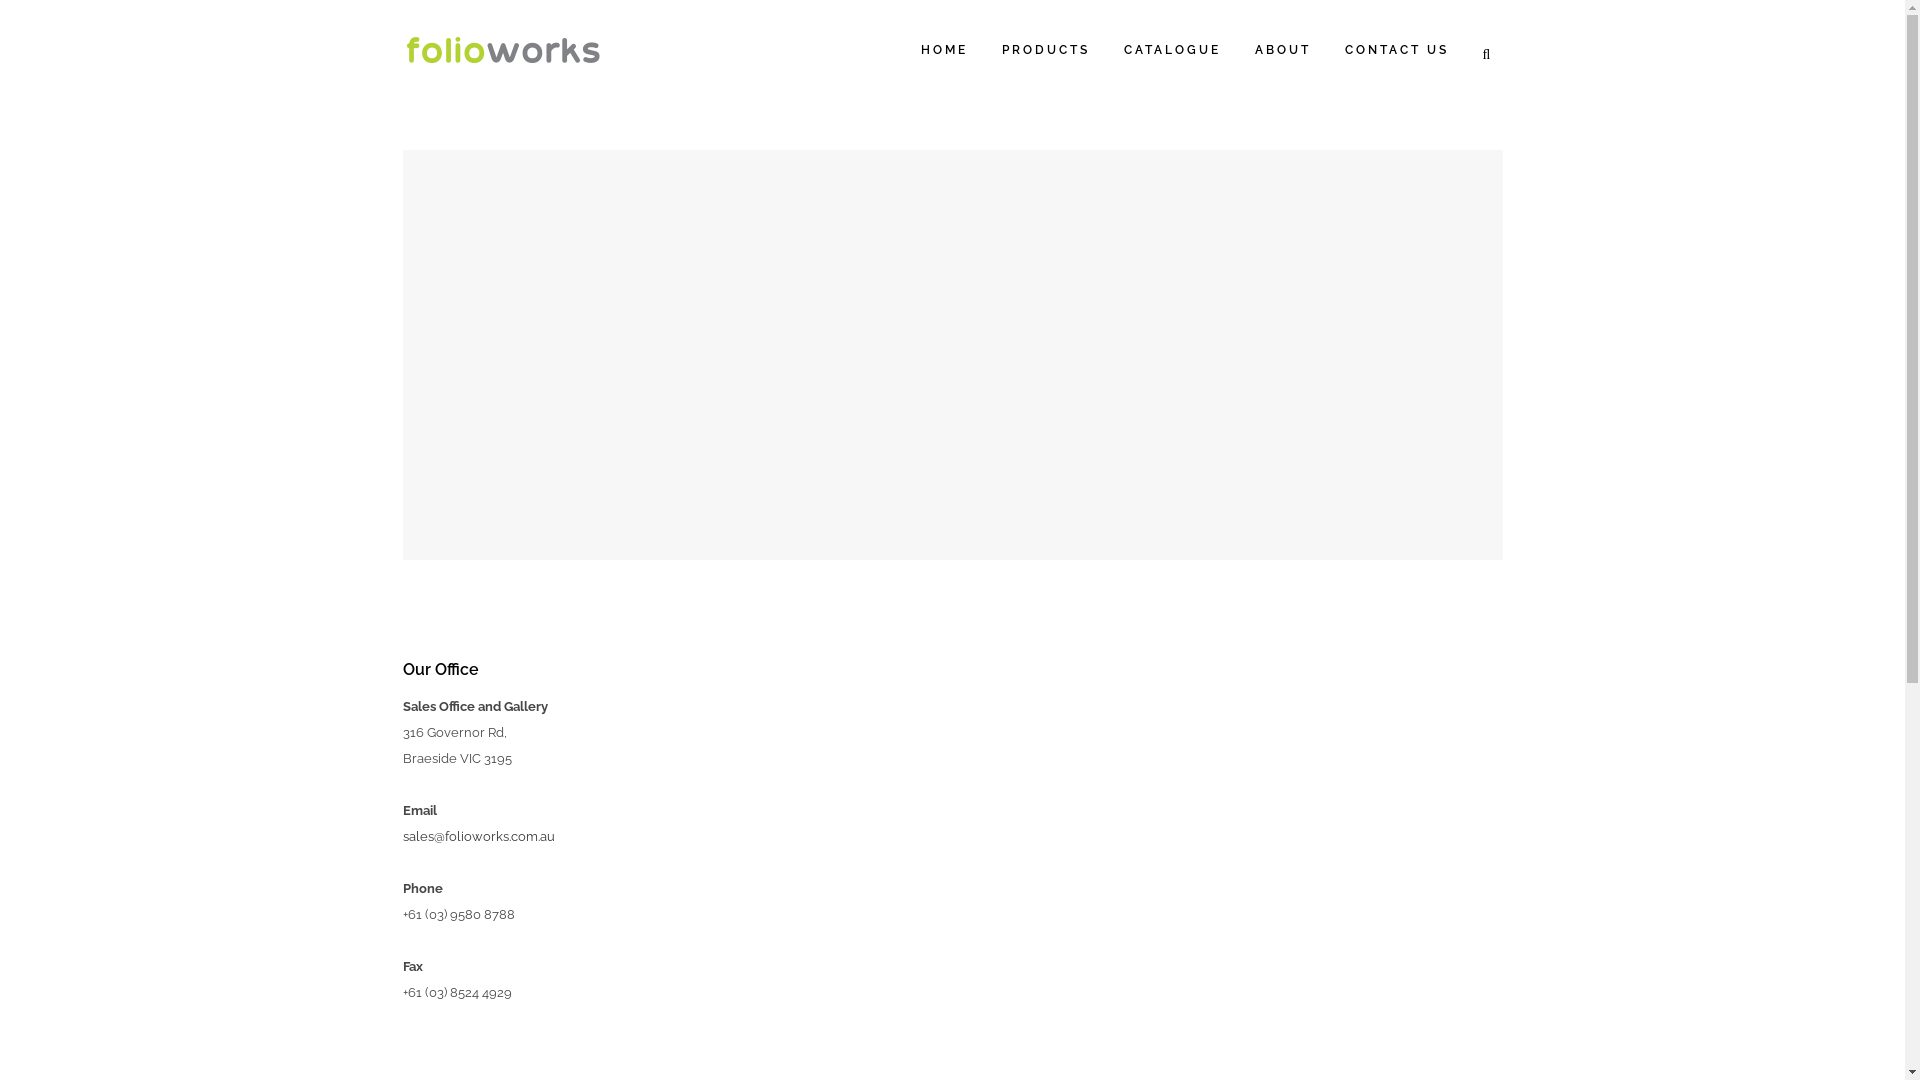 This screenshot has height=1080, width=1920. I want to click on 'CATALOGUE', so click(1171, 49).